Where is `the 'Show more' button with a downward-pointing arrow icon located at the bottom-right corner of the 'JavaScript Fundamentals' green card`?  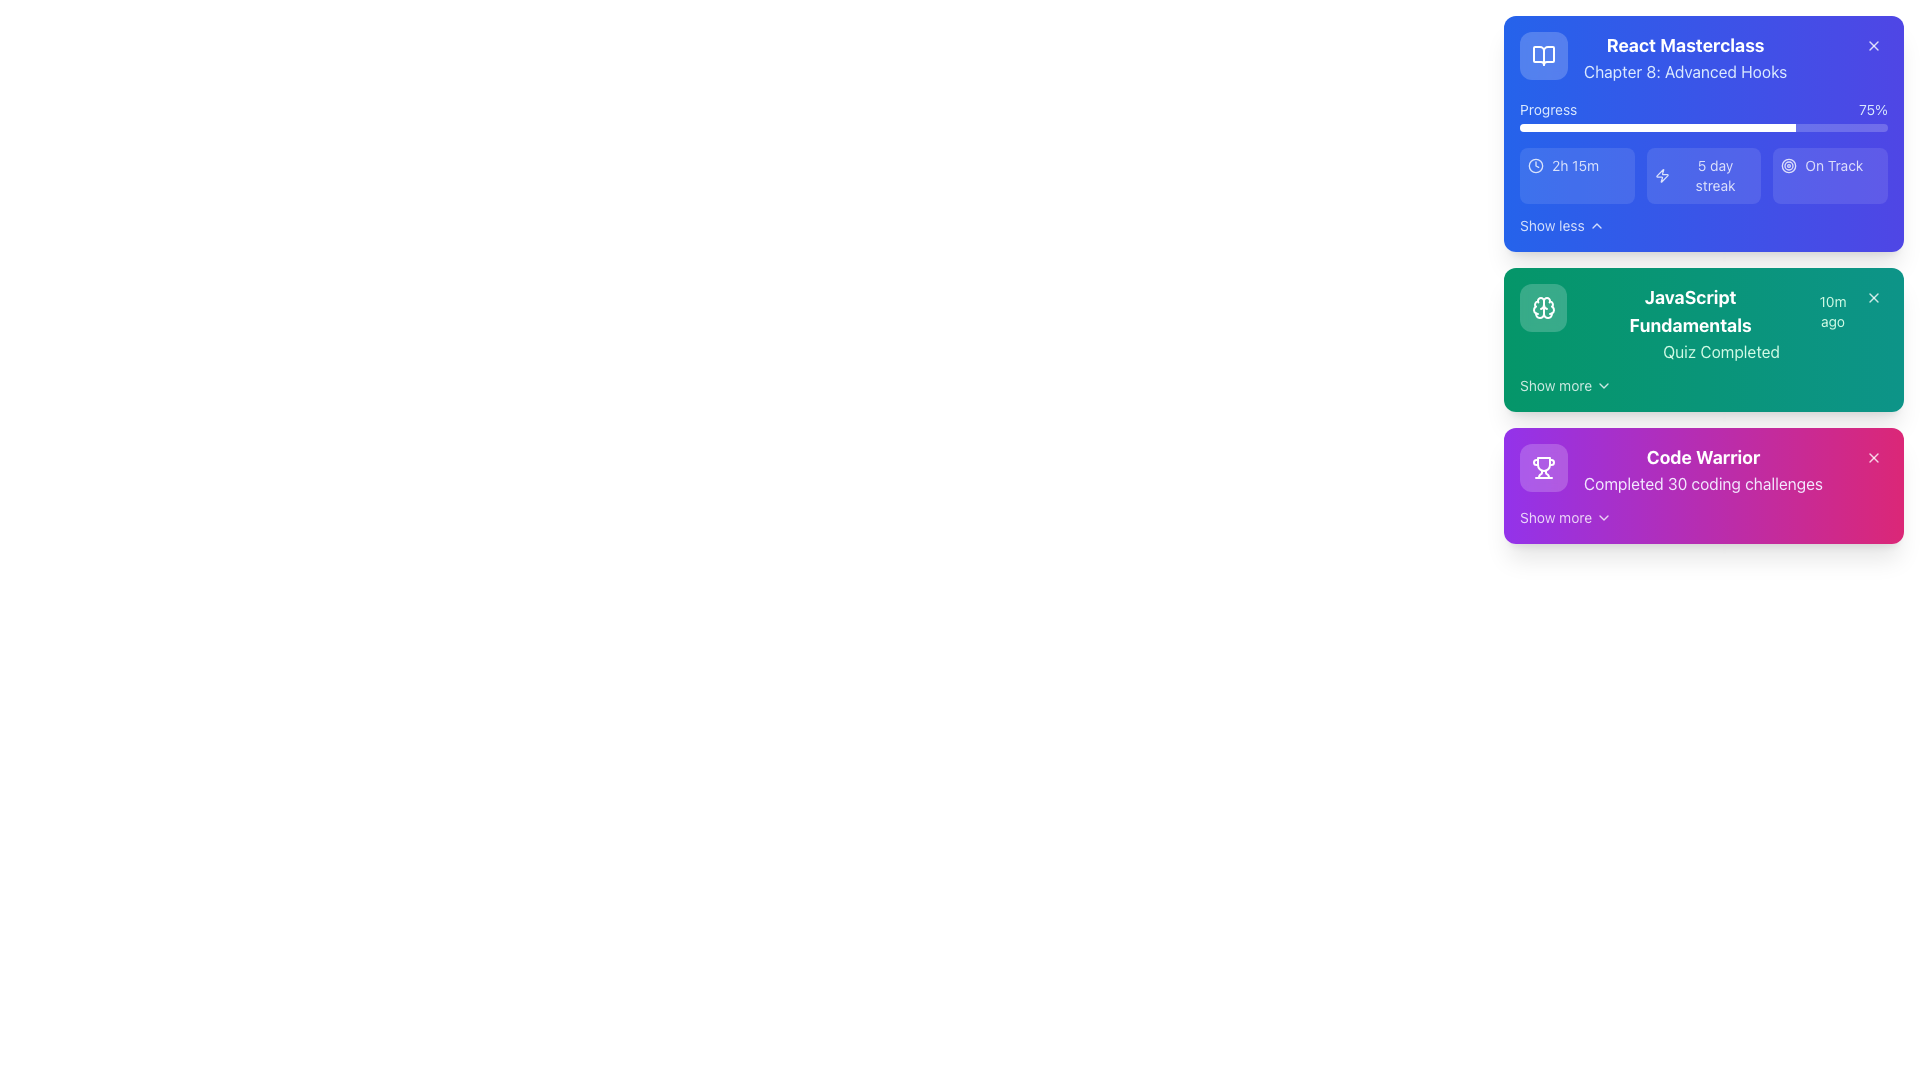
the 'Show more' button with a downward-pointing arrow icon located at the bottom-right corner of the 'JavaScript Fundamentals' green card is located at coordinates (1564, 385).